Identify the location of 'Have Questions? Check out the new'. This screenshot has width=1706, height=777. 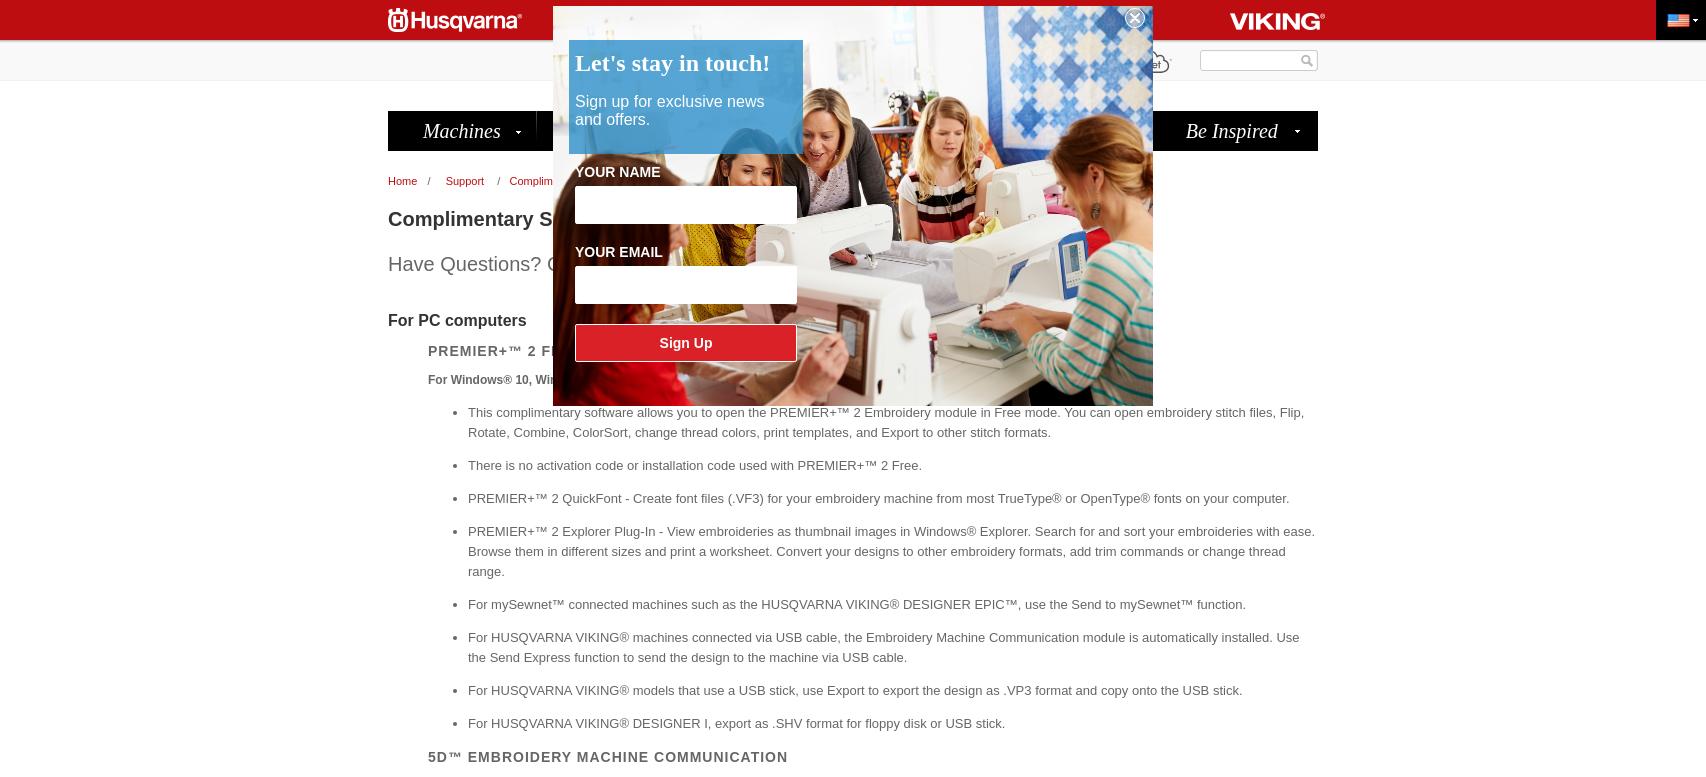
(552, 264).